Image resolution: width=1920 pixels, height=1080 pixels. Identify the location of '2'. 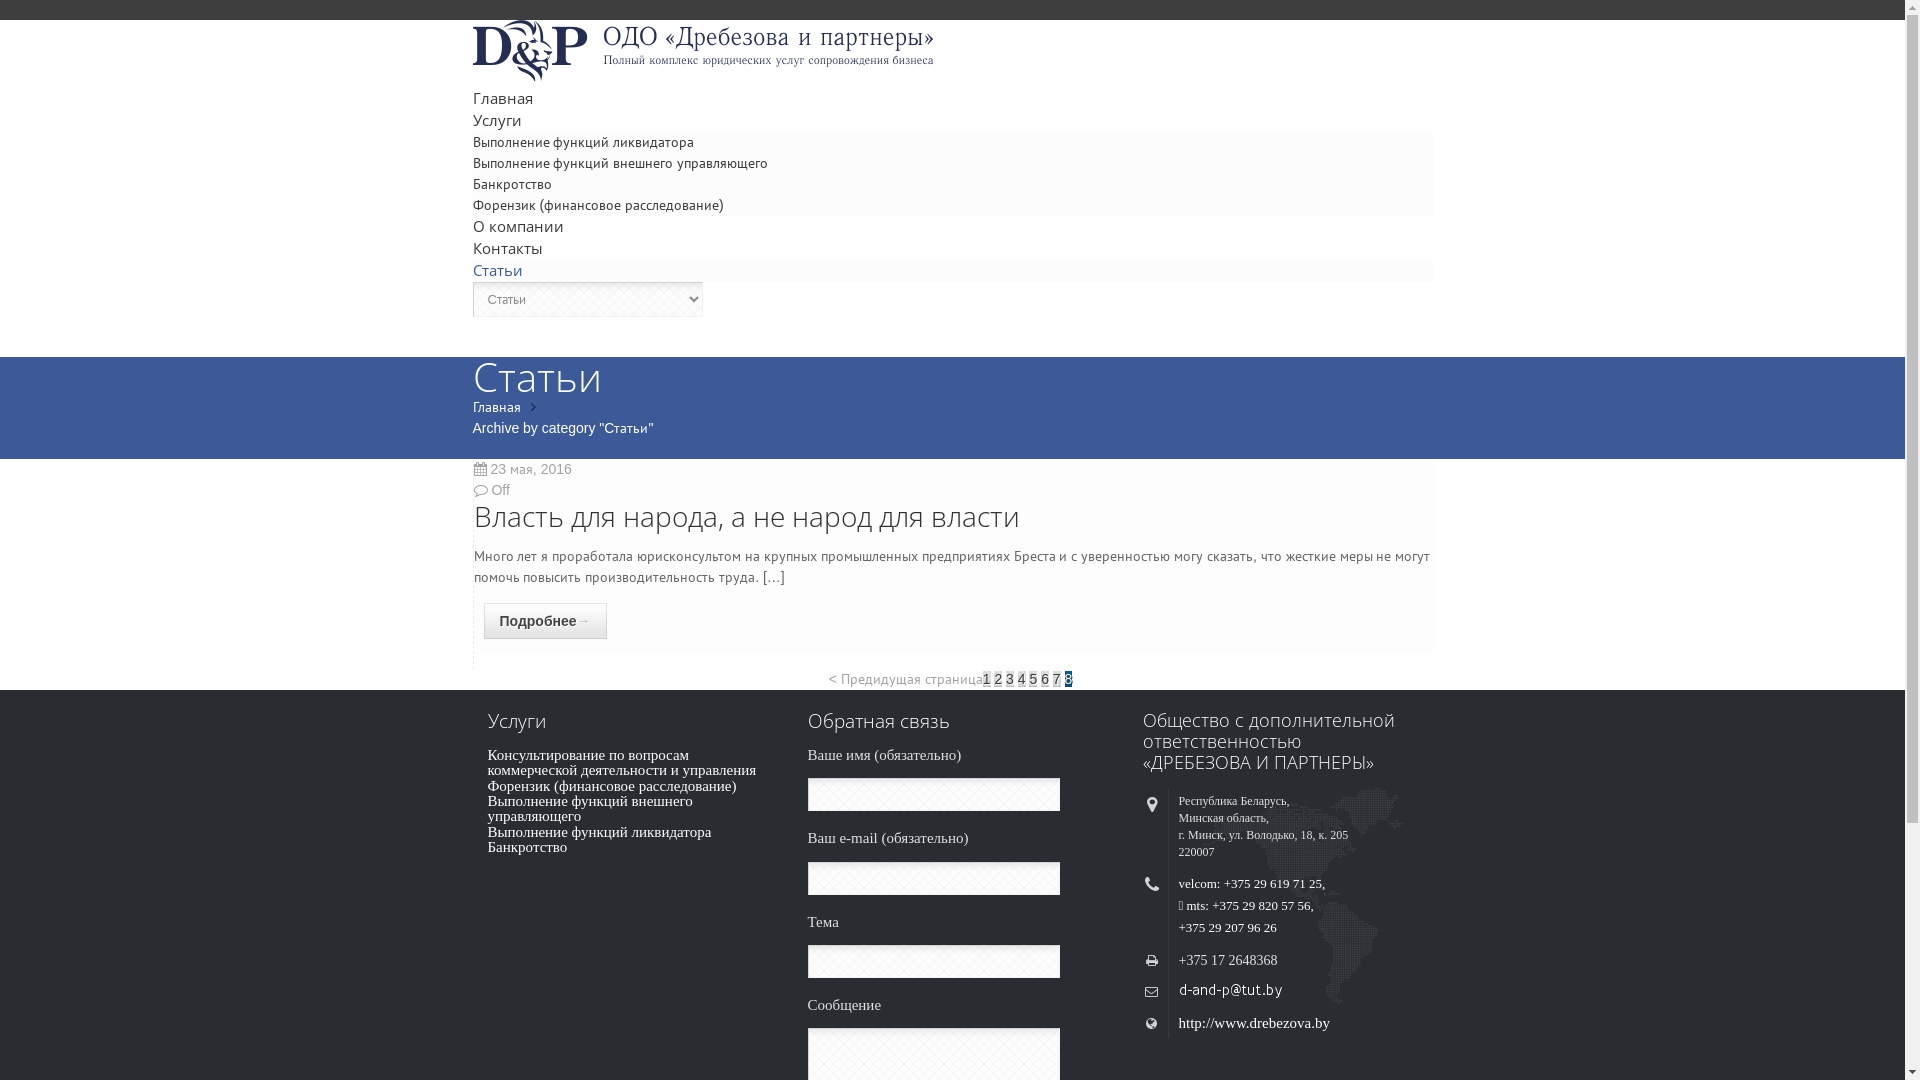
(998, 677).